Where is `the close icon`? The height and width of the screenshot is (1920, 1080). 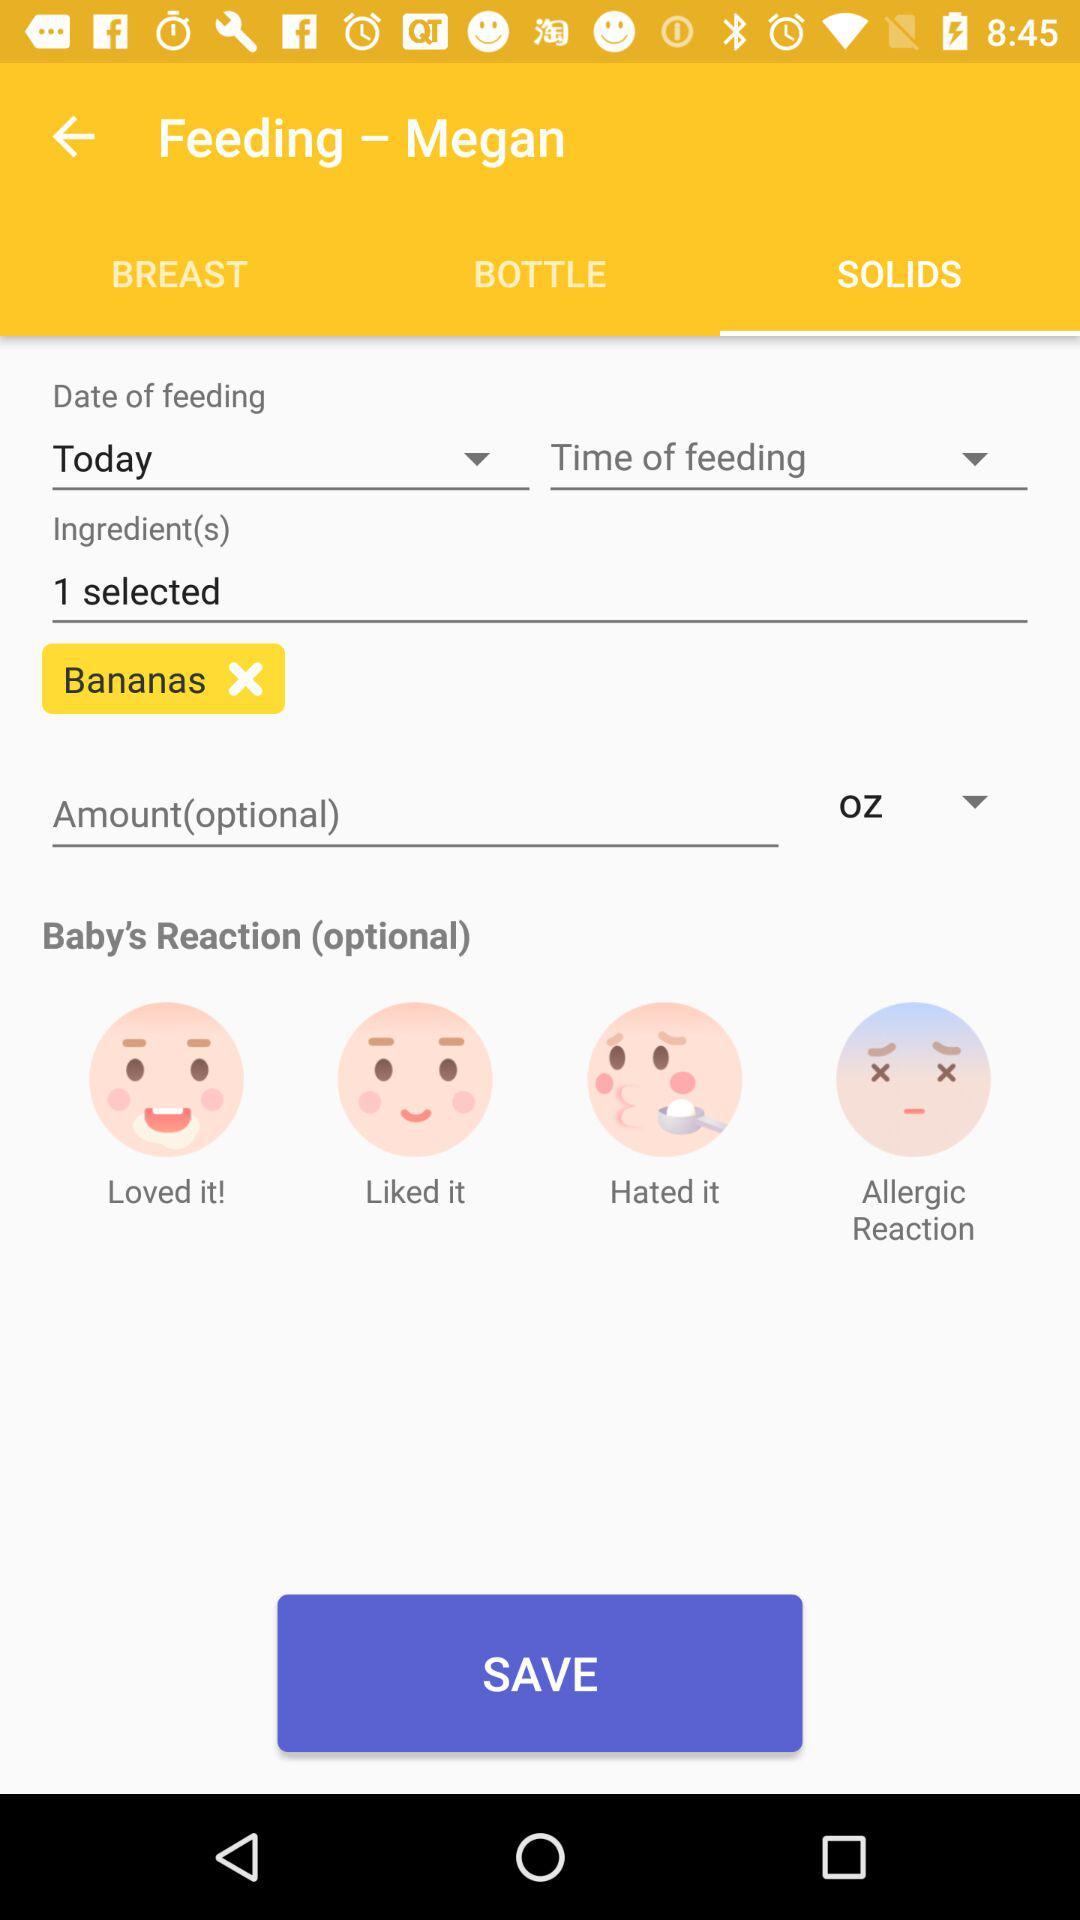 the close icon is located at coordinates (244, 678).